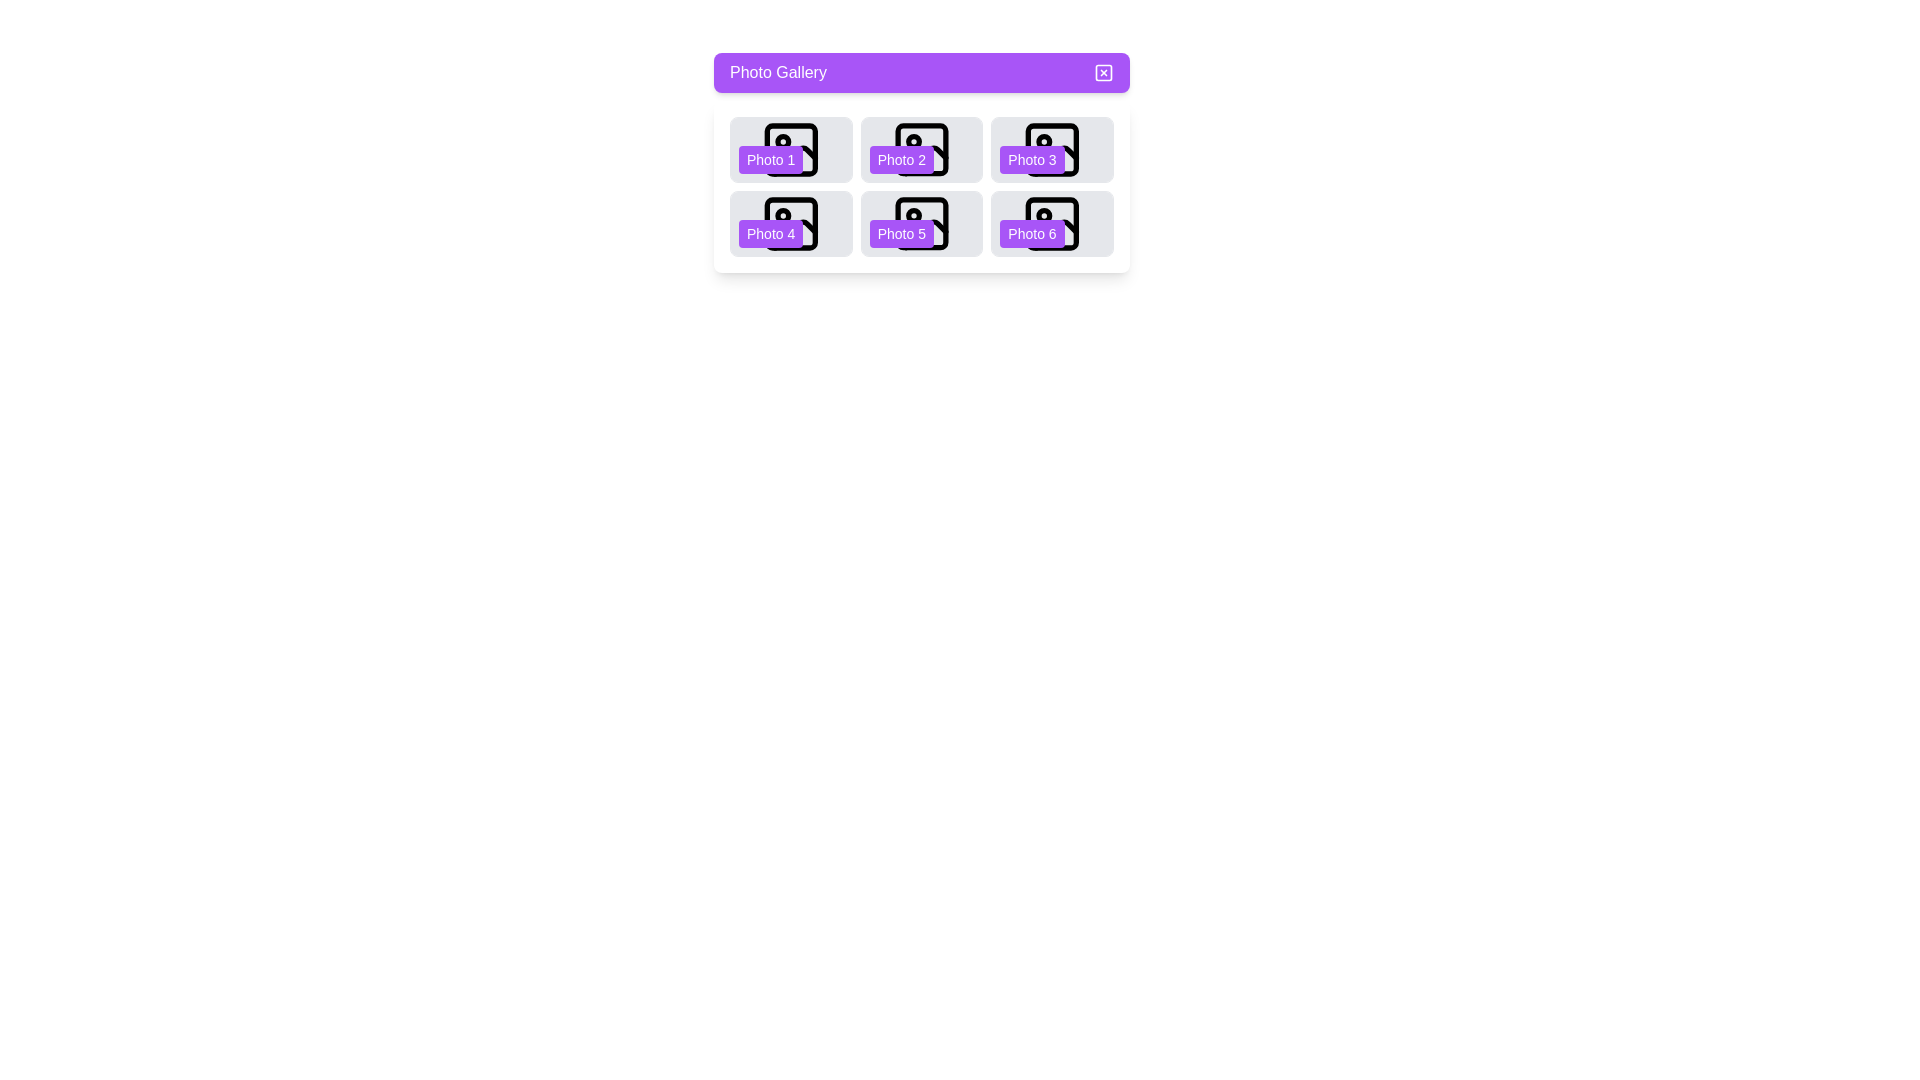 The image size is (1920, 1080). I want to click on the photo labeled with the number 6, so click(1051, 223).